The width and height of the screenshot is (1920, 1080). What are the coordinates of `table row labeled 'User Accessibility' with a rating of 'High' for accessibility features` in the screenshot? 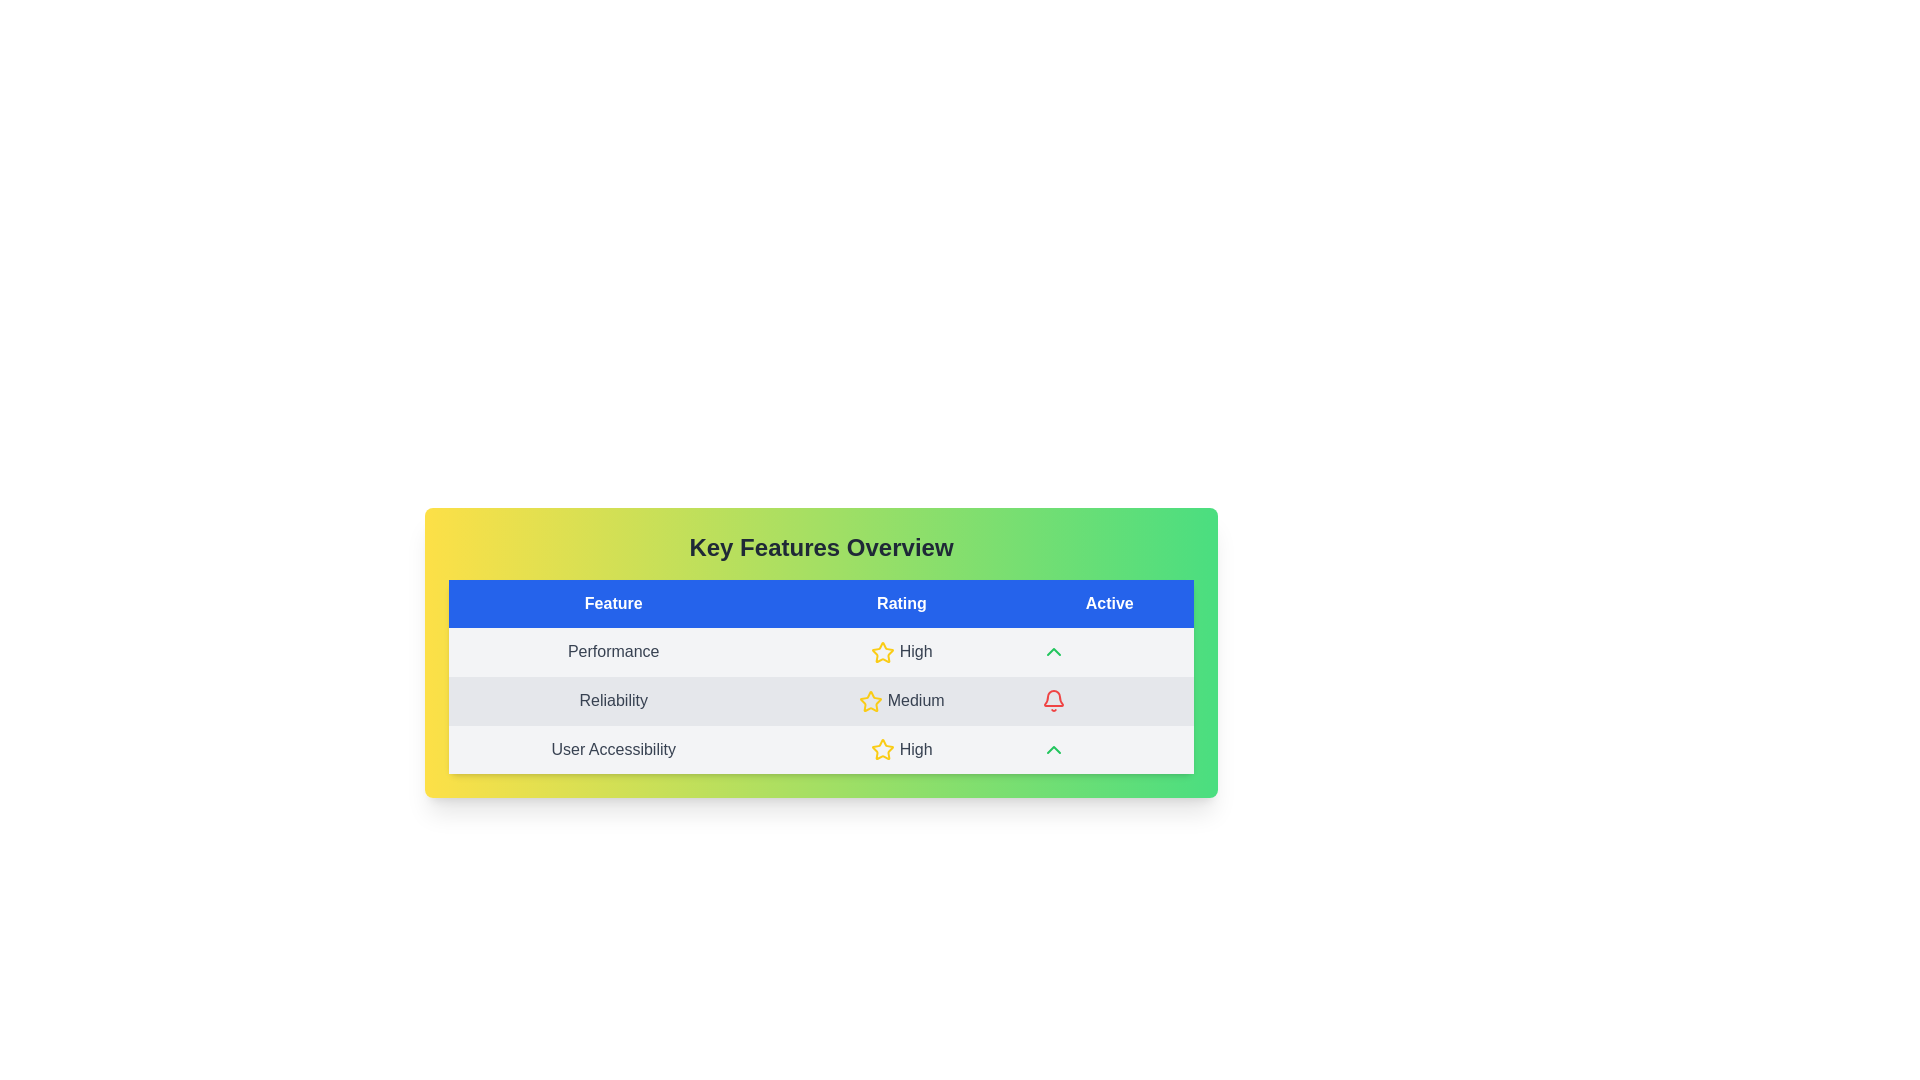 It's located at (821, 749).